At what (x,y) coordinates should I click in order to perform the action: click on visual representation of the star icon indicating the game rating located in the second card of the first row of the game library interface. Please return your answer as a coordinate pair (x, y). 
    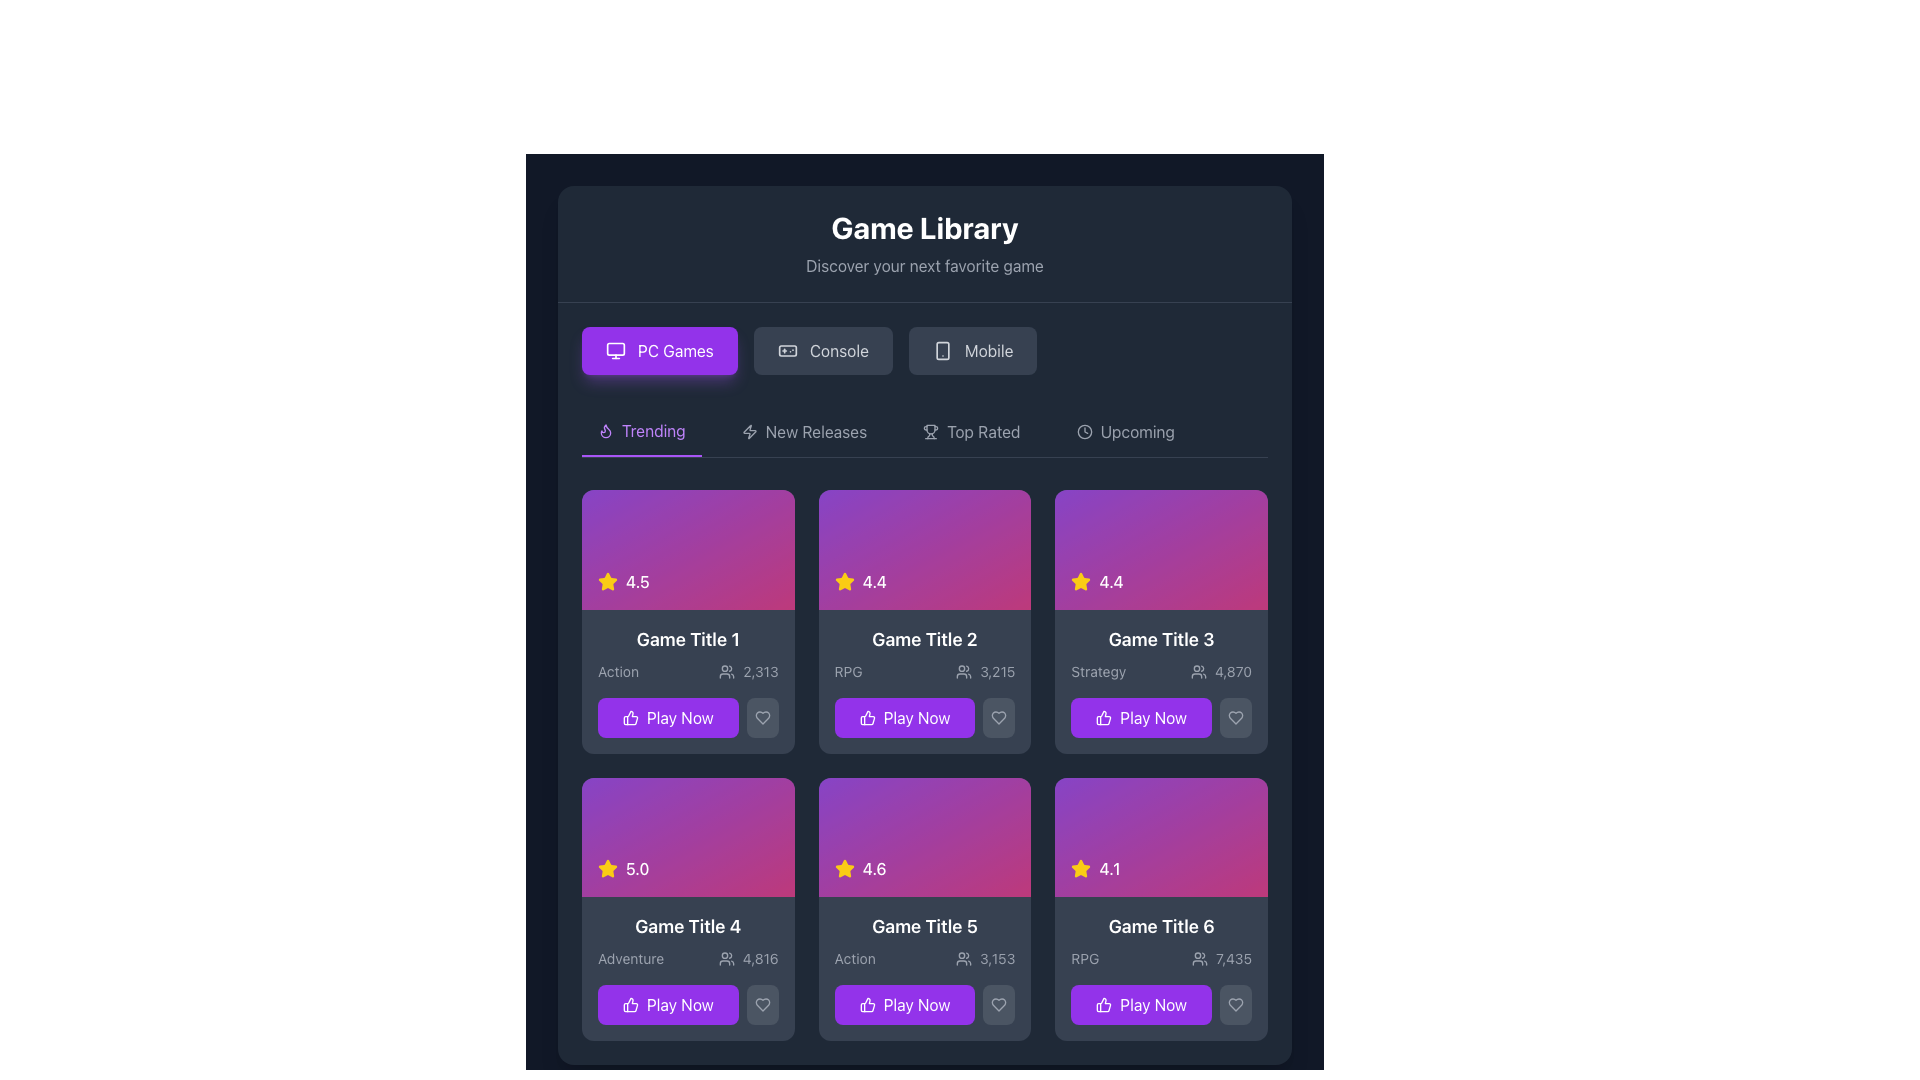
    Looking at the image, I should click on (607, 581).